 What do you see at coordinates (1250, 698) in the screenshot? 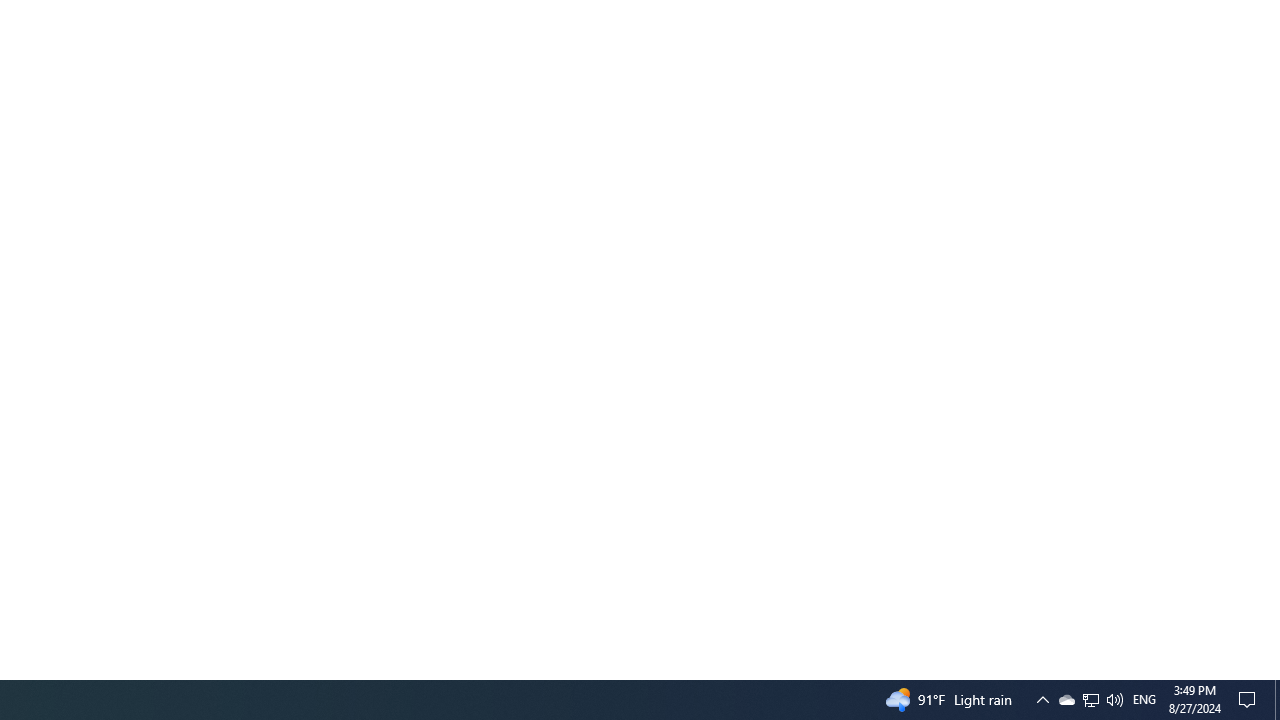
I see `'Show desktop'` at bounding box center [1250, 698].